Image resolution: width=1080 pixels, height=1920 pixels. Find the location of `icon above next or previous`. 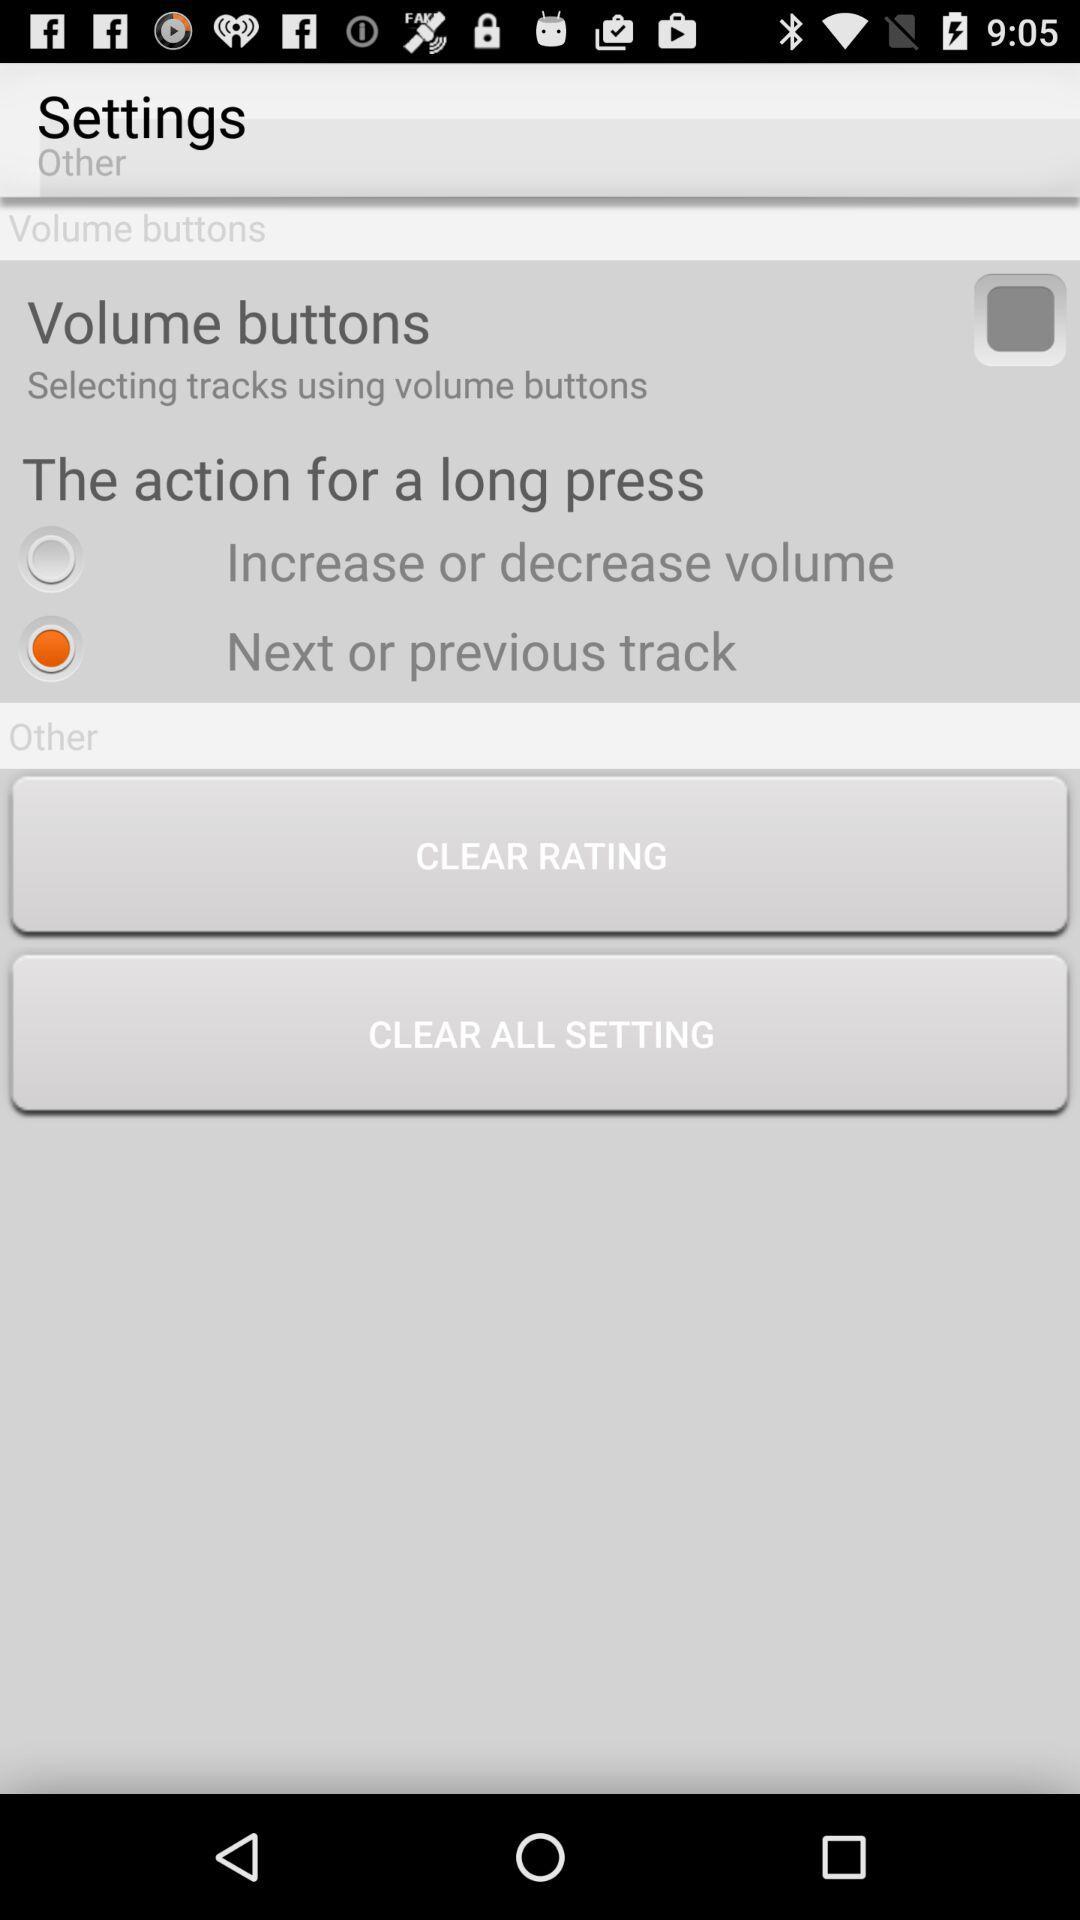

icon above next or previous is located at coordinates (451, 560).